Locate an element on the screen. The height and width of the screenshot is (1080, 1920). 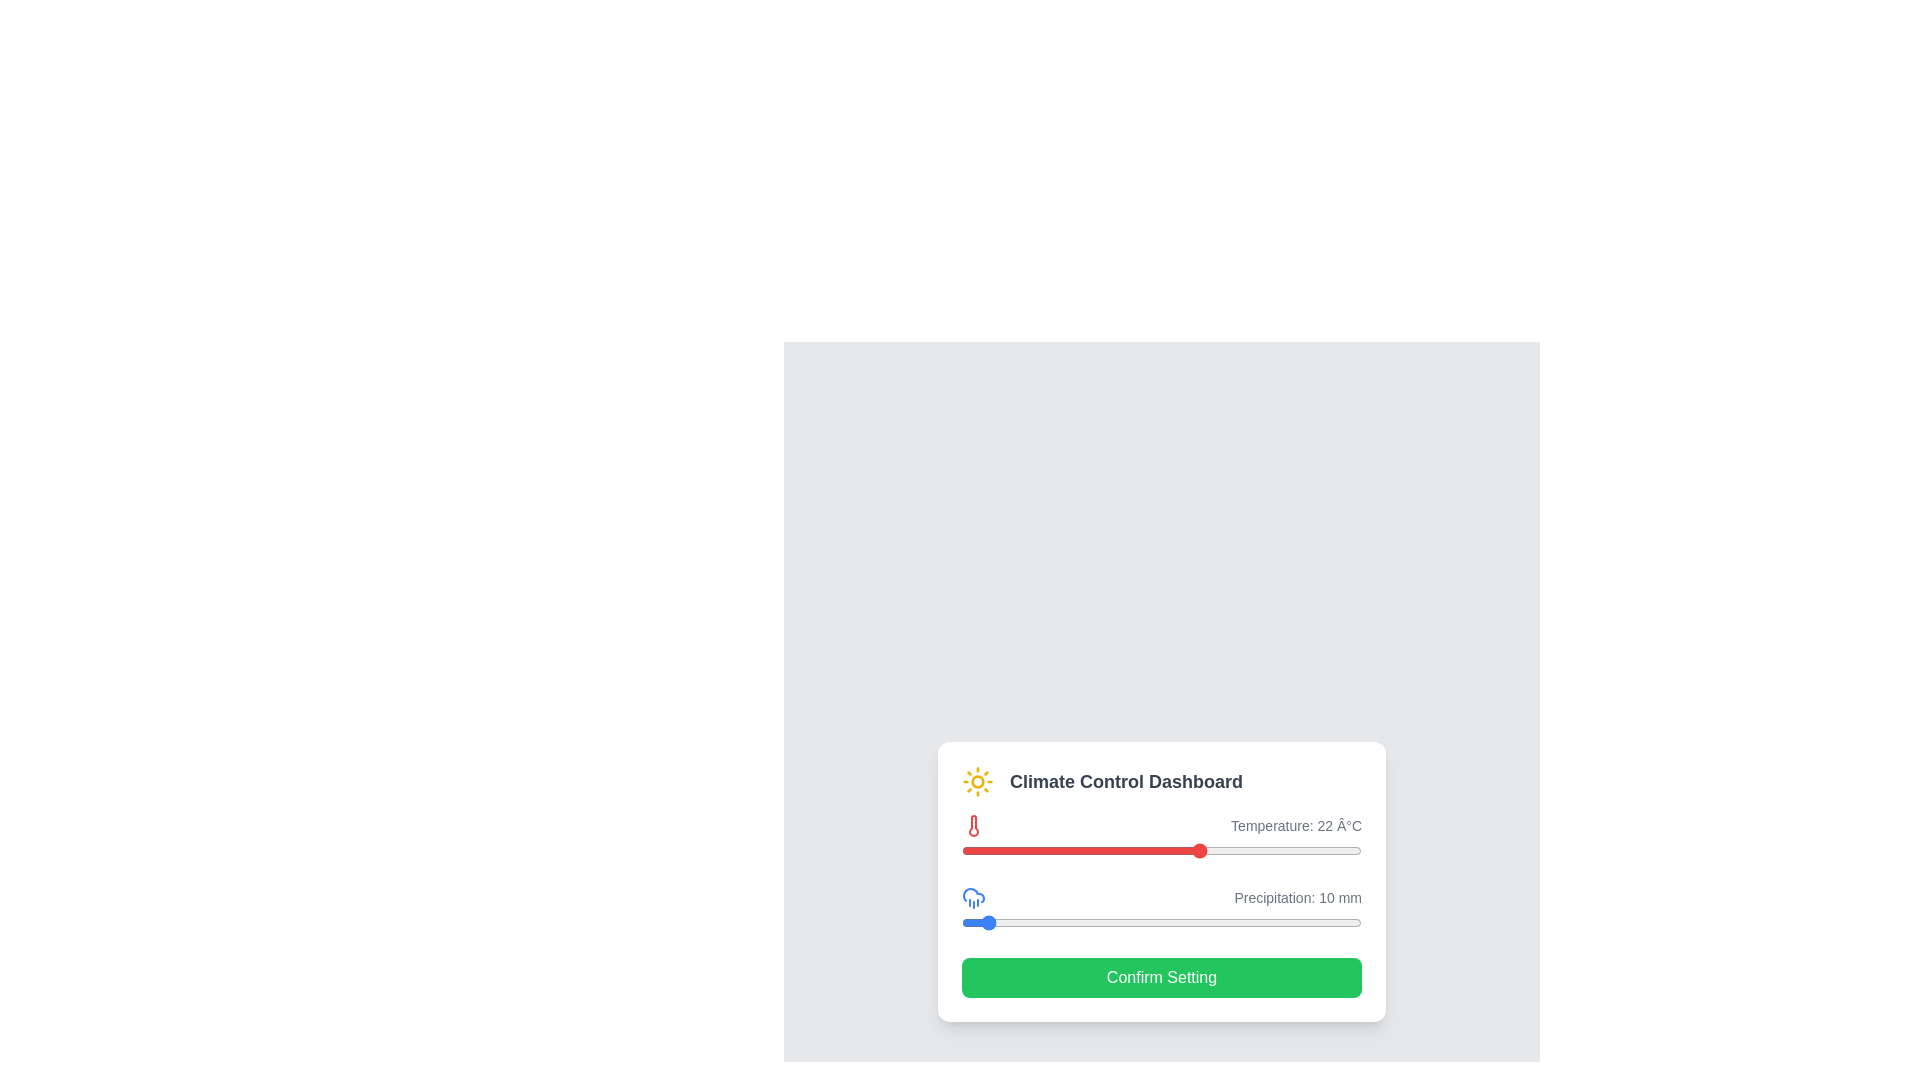
the precipitation slider to 44 mm is located at coordinates (1049, 922).